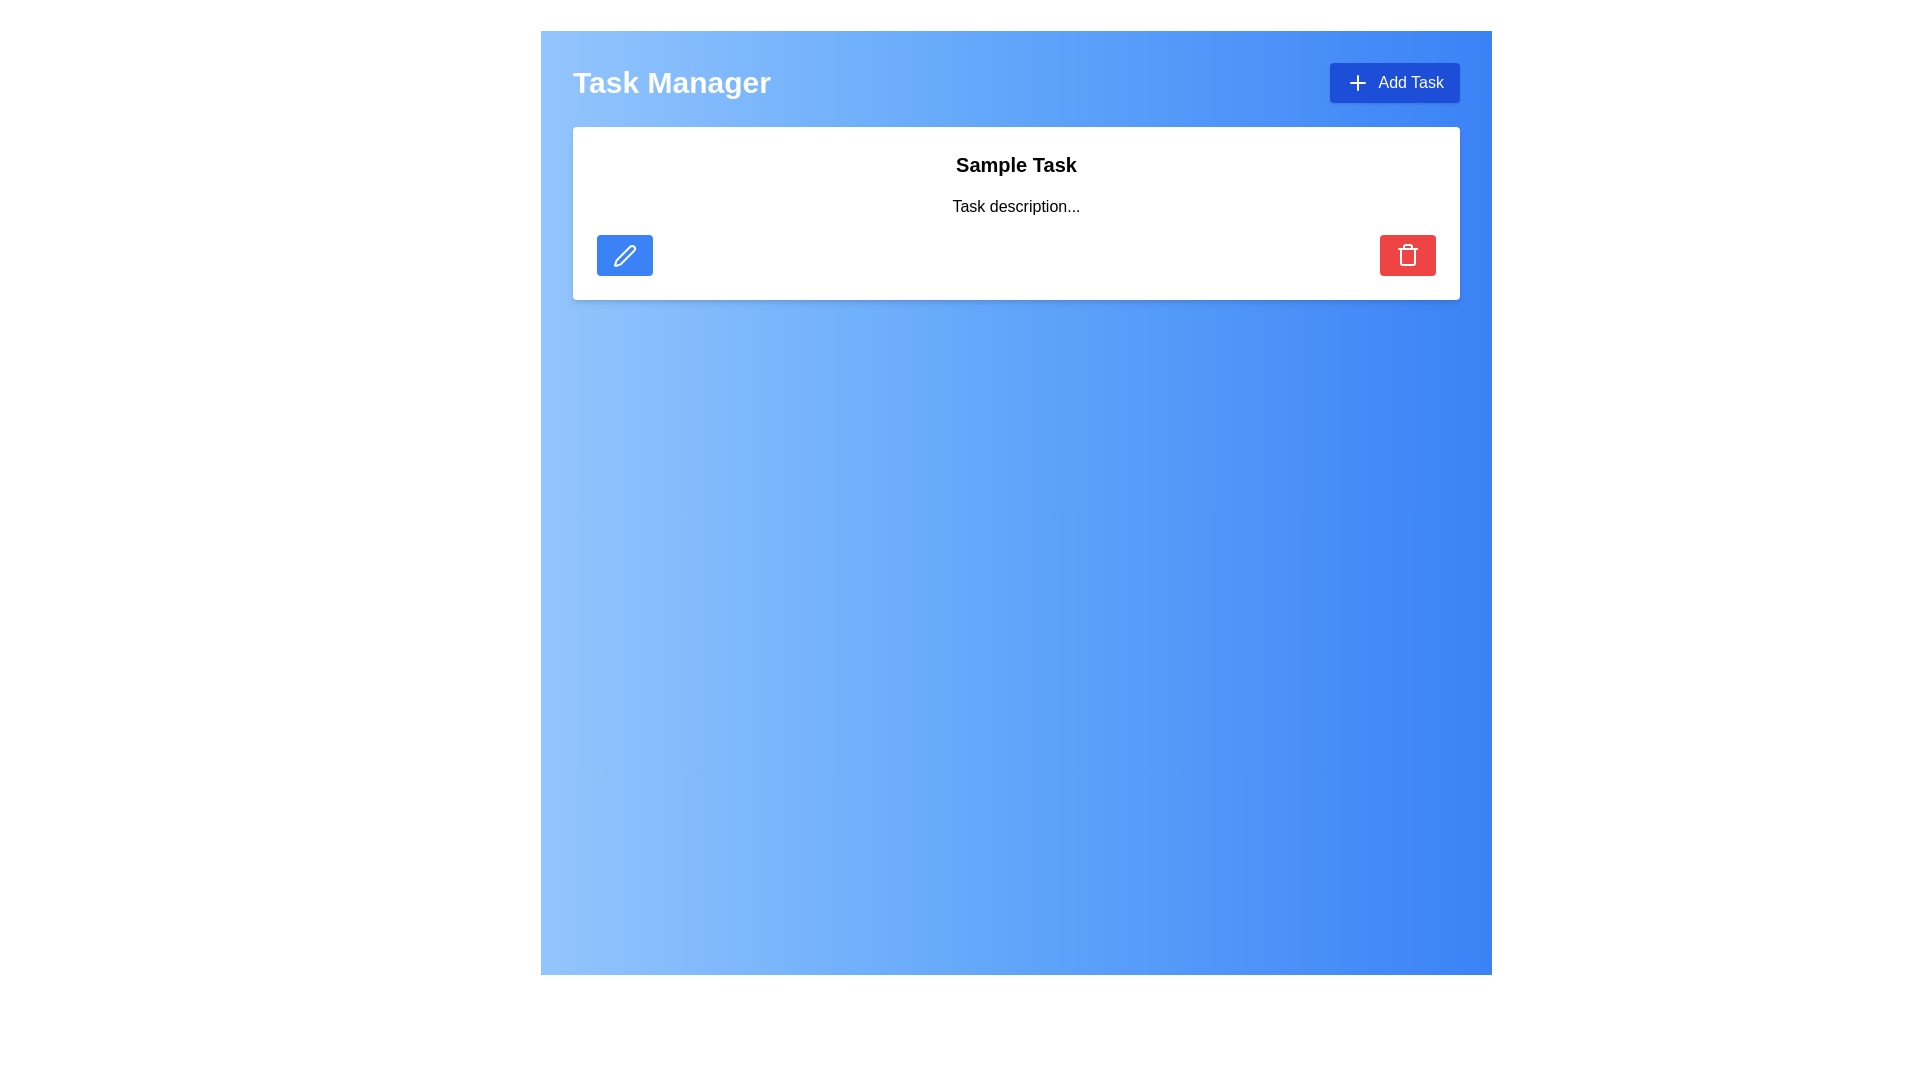 The width and height of the screenshot is (1920, 1080). I want to click on the pen icon located within the blue rectangular button on the left side of the task item card to initiate an edit action, so click(623, 253).